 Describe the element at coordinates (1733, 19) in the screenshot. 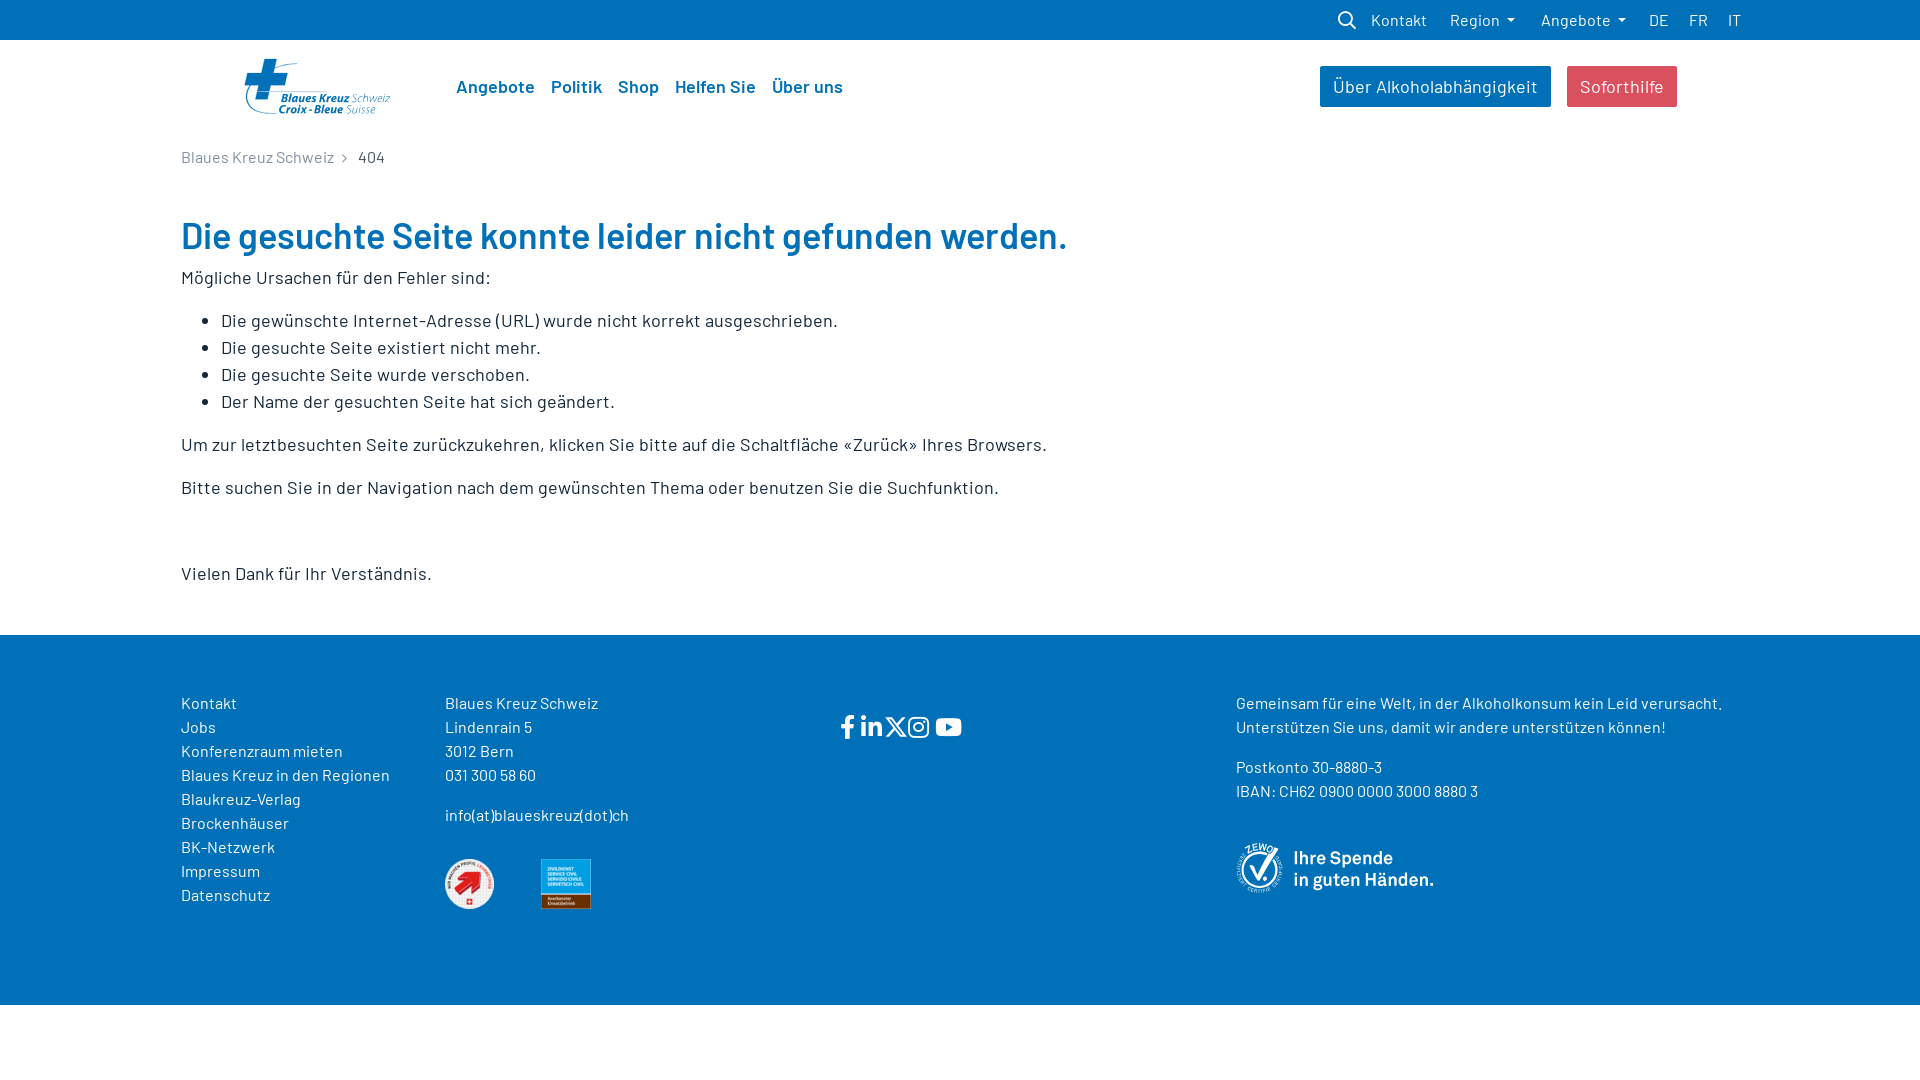

I see `'IT'` at that location.